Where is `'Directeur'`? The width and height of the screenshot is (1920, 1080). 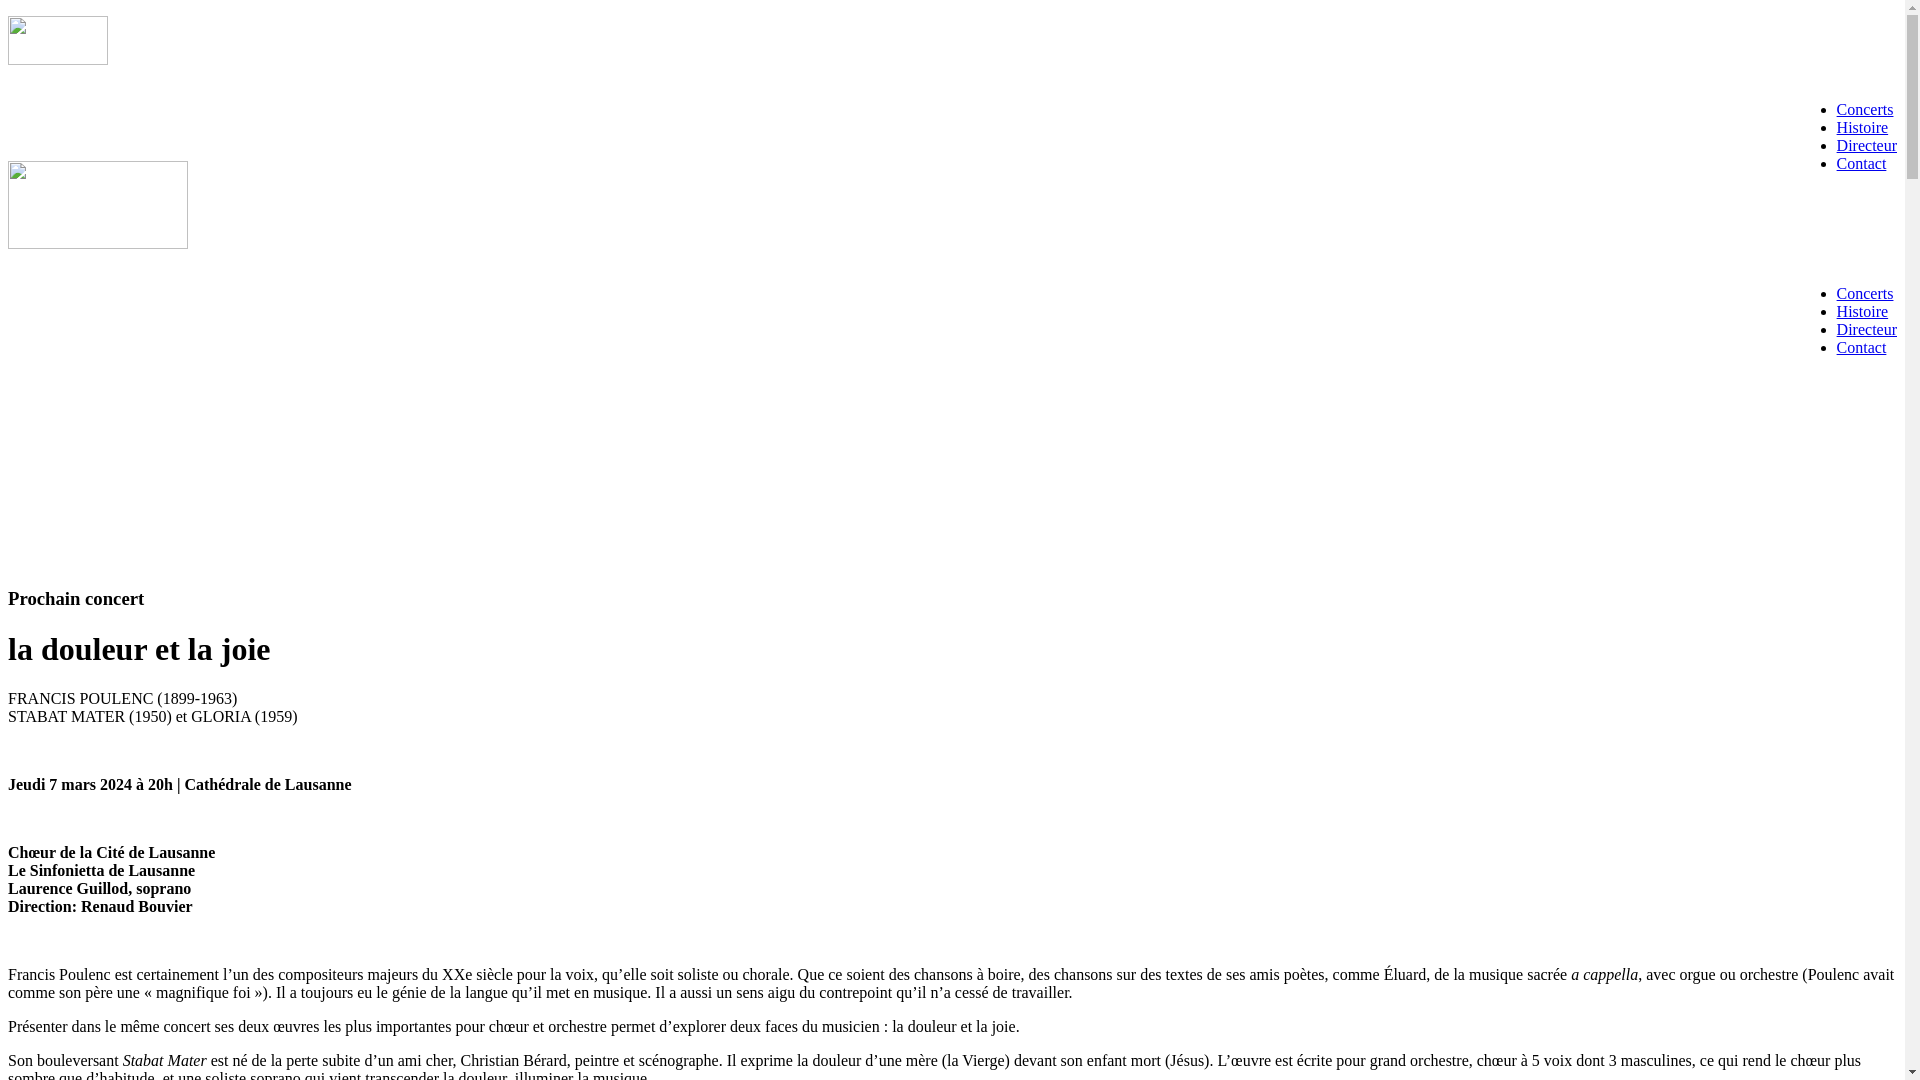
'Directeur' is located at coordinates (1866, 328).